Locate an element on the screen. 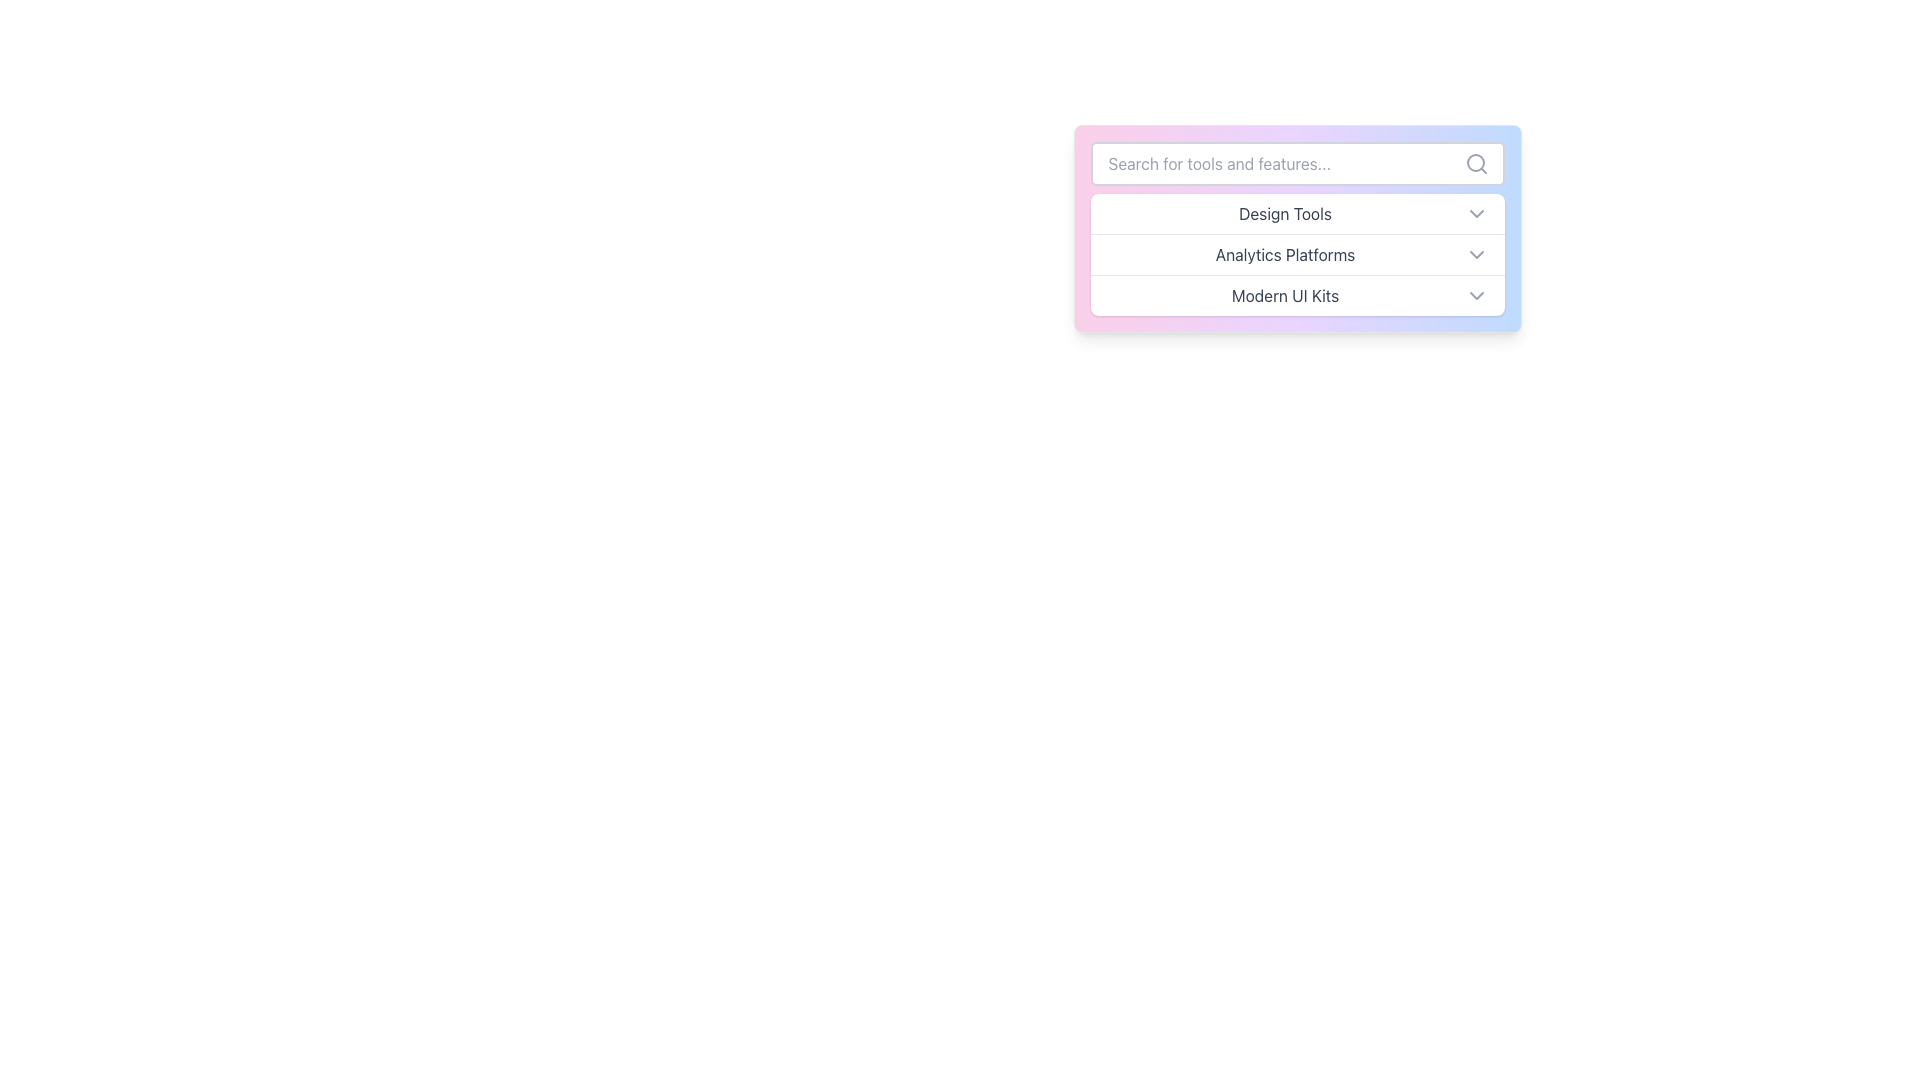  the chevron icon at the right end of the 'Analytics Platforms' row is located at coordinates (1476, 253).